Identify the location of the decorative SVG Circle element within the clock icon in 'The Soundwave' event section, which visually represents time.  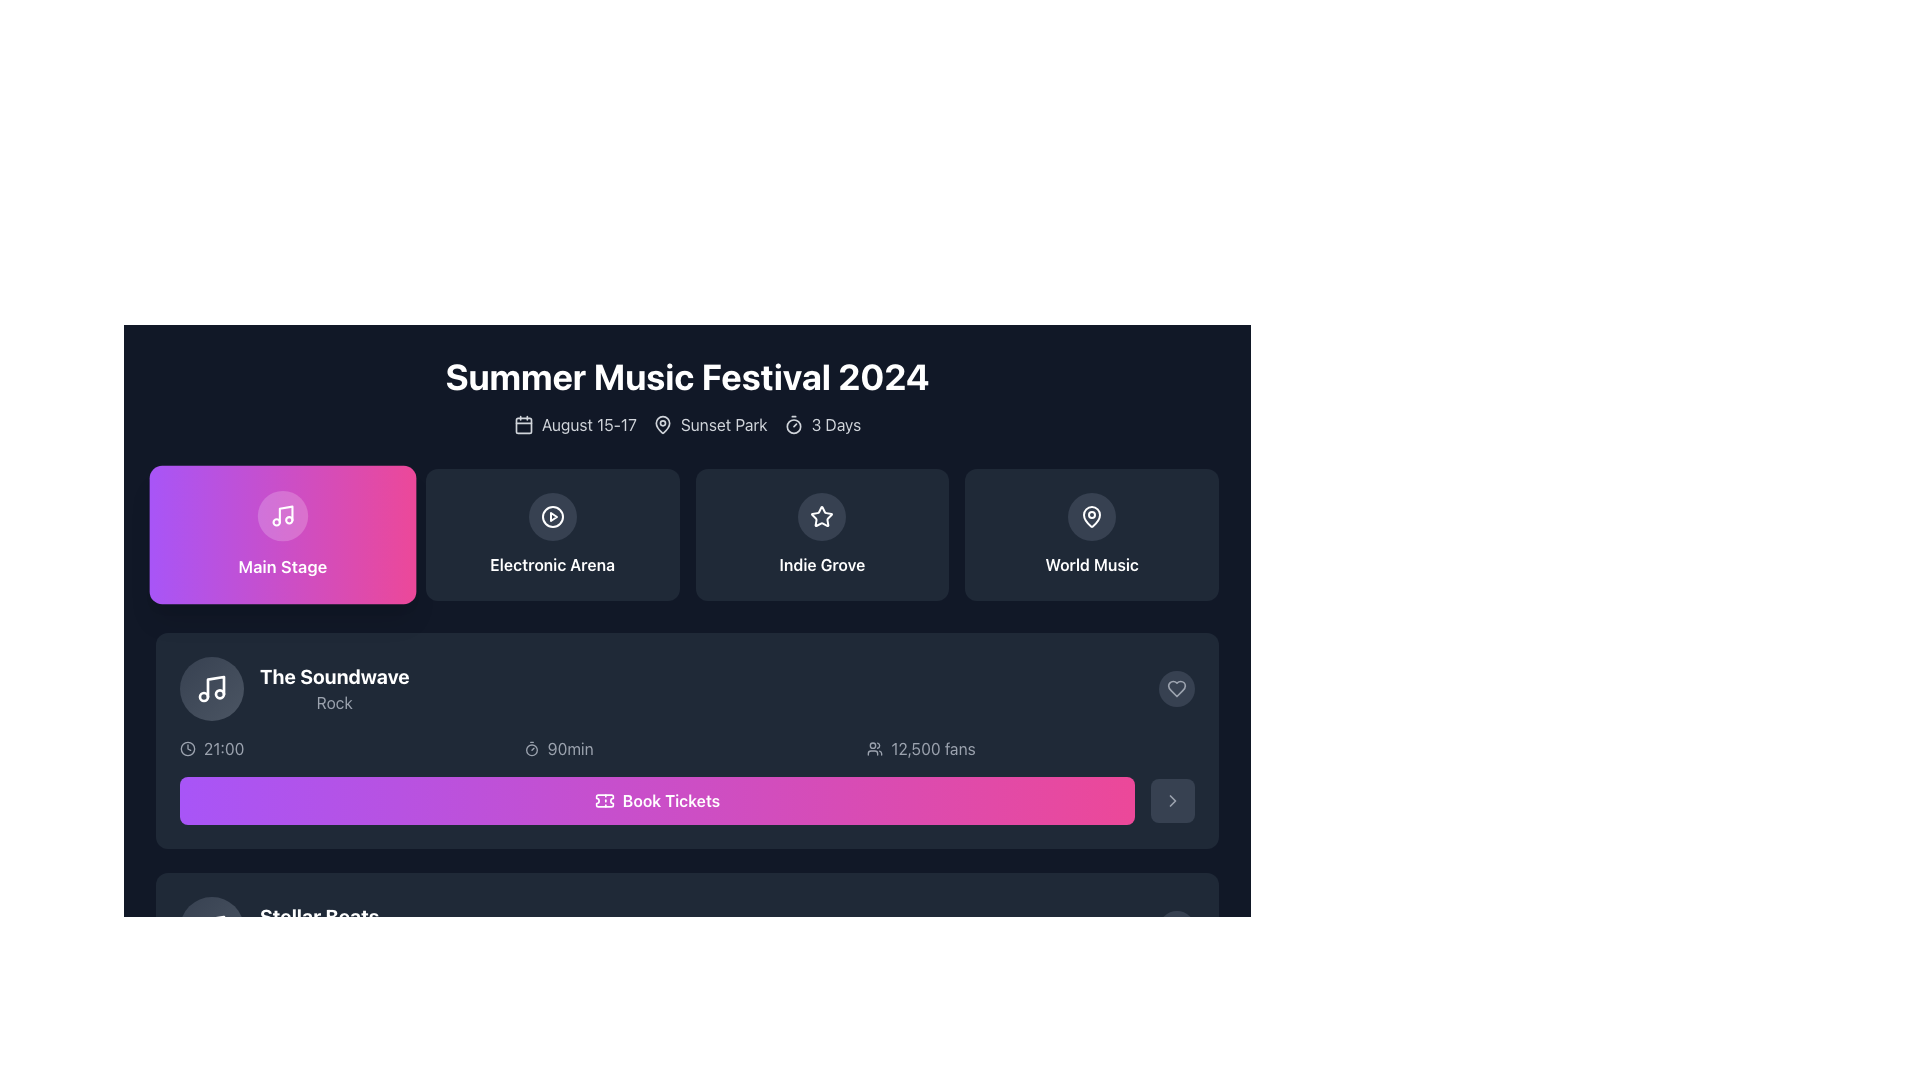
(187, 748).